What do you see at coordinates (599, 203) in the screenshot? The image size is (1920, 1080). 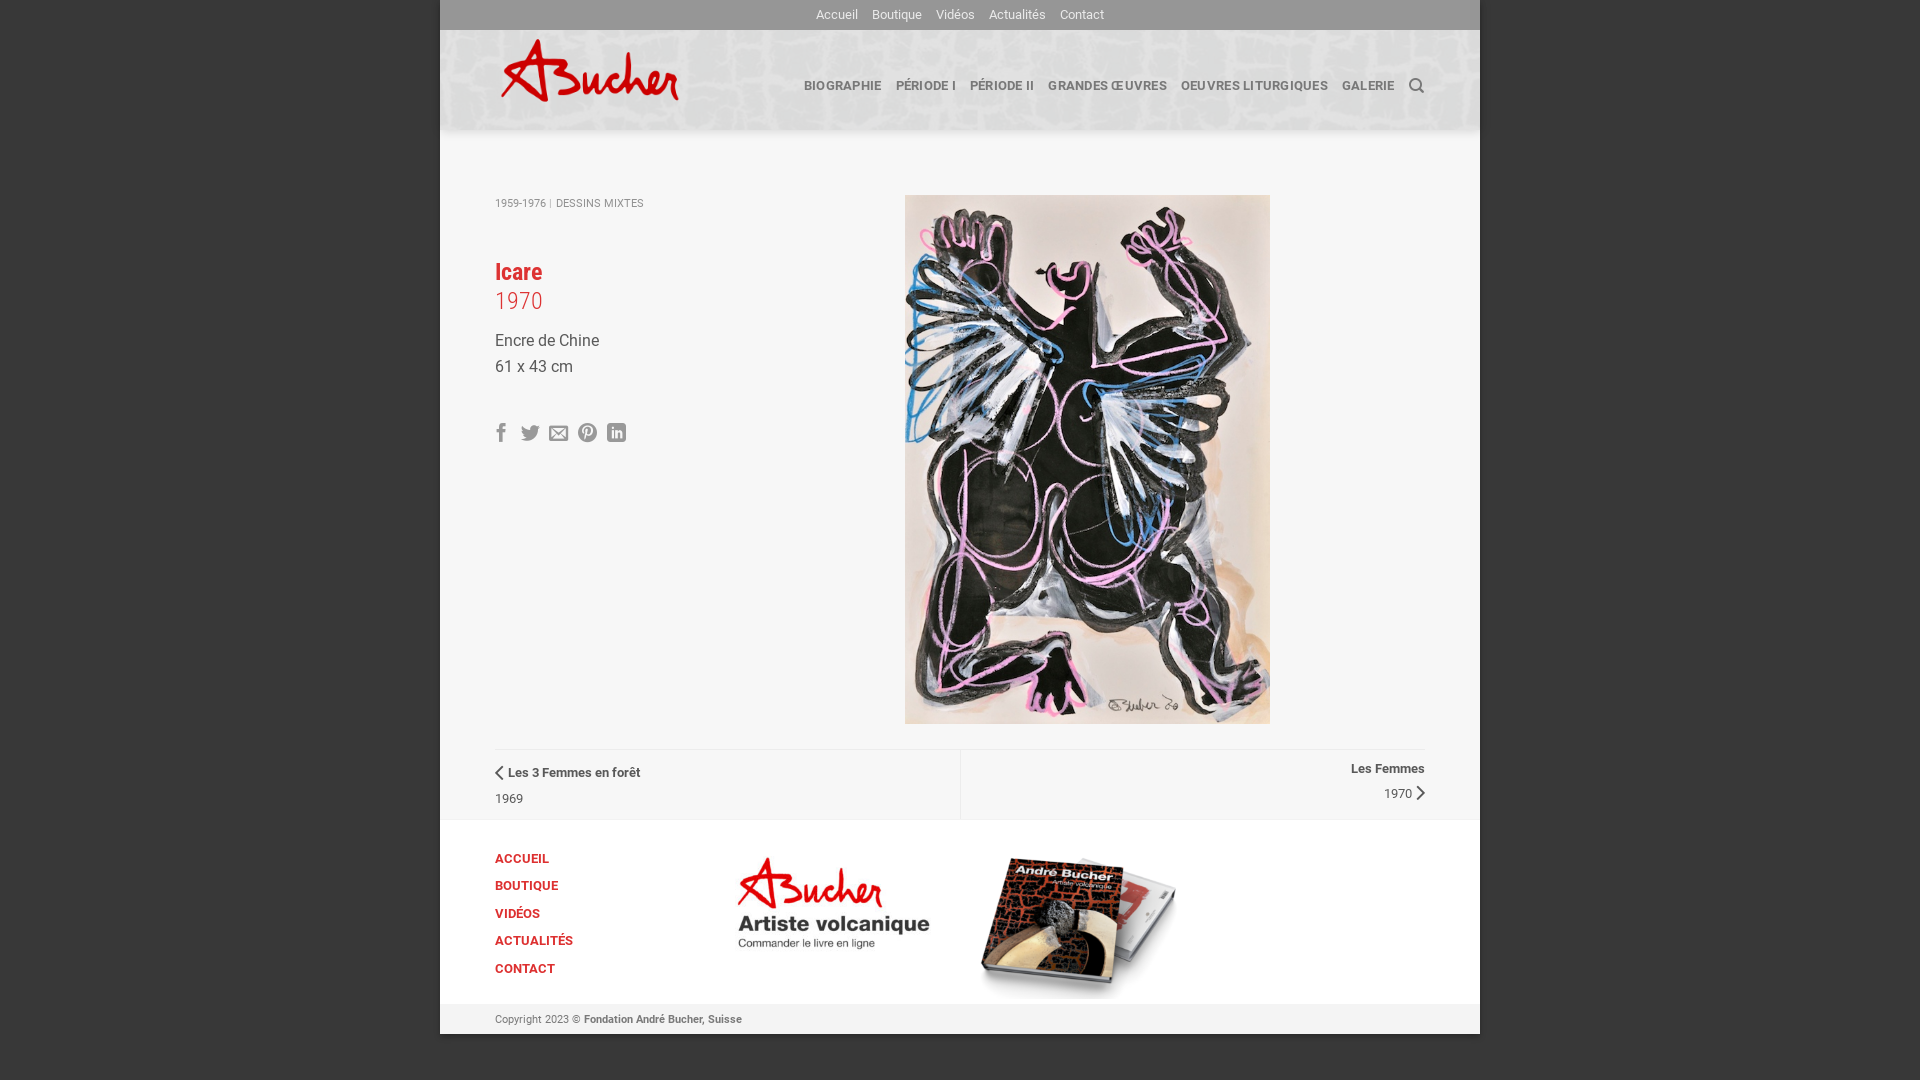 I see `'DESSINS MIXTES'` at bounding box center [599, 203].